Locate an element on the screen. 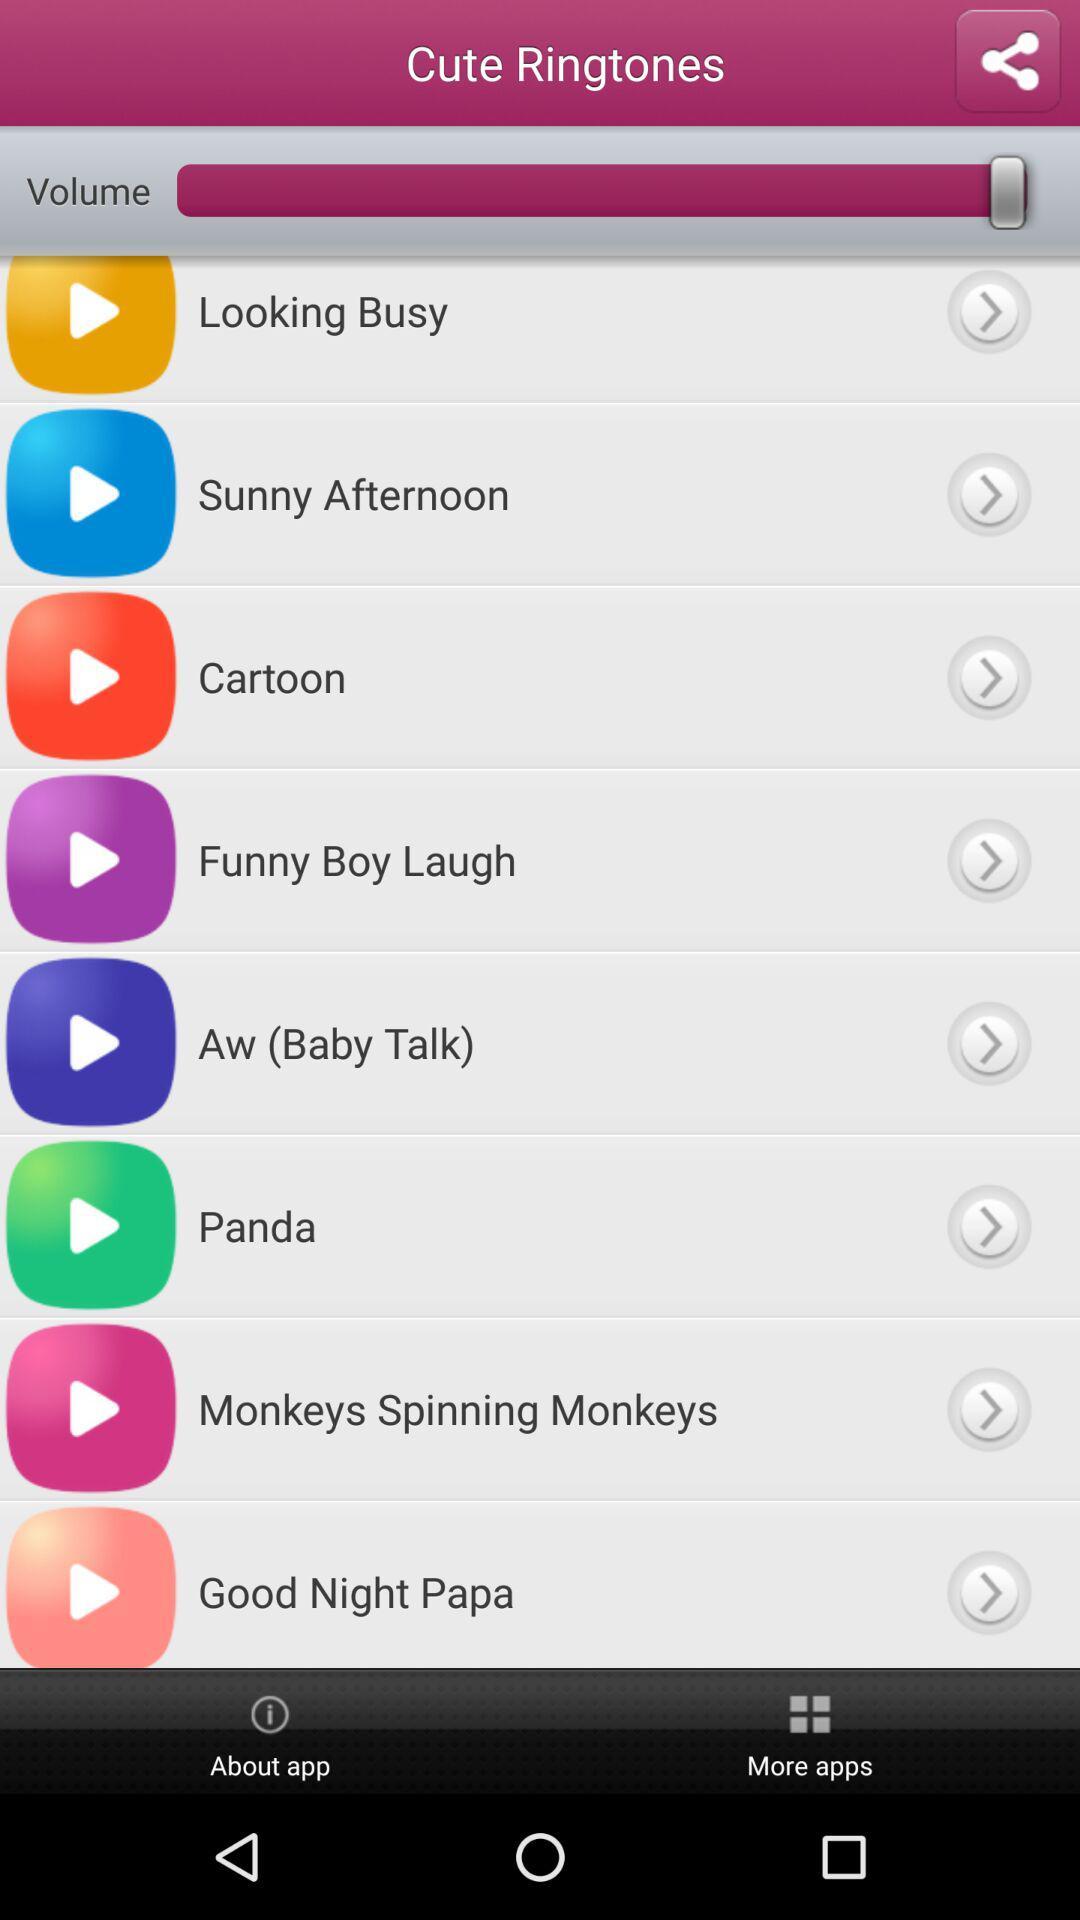 The image size is (1080, 1920). next button is located at coordinates (987, 1224).